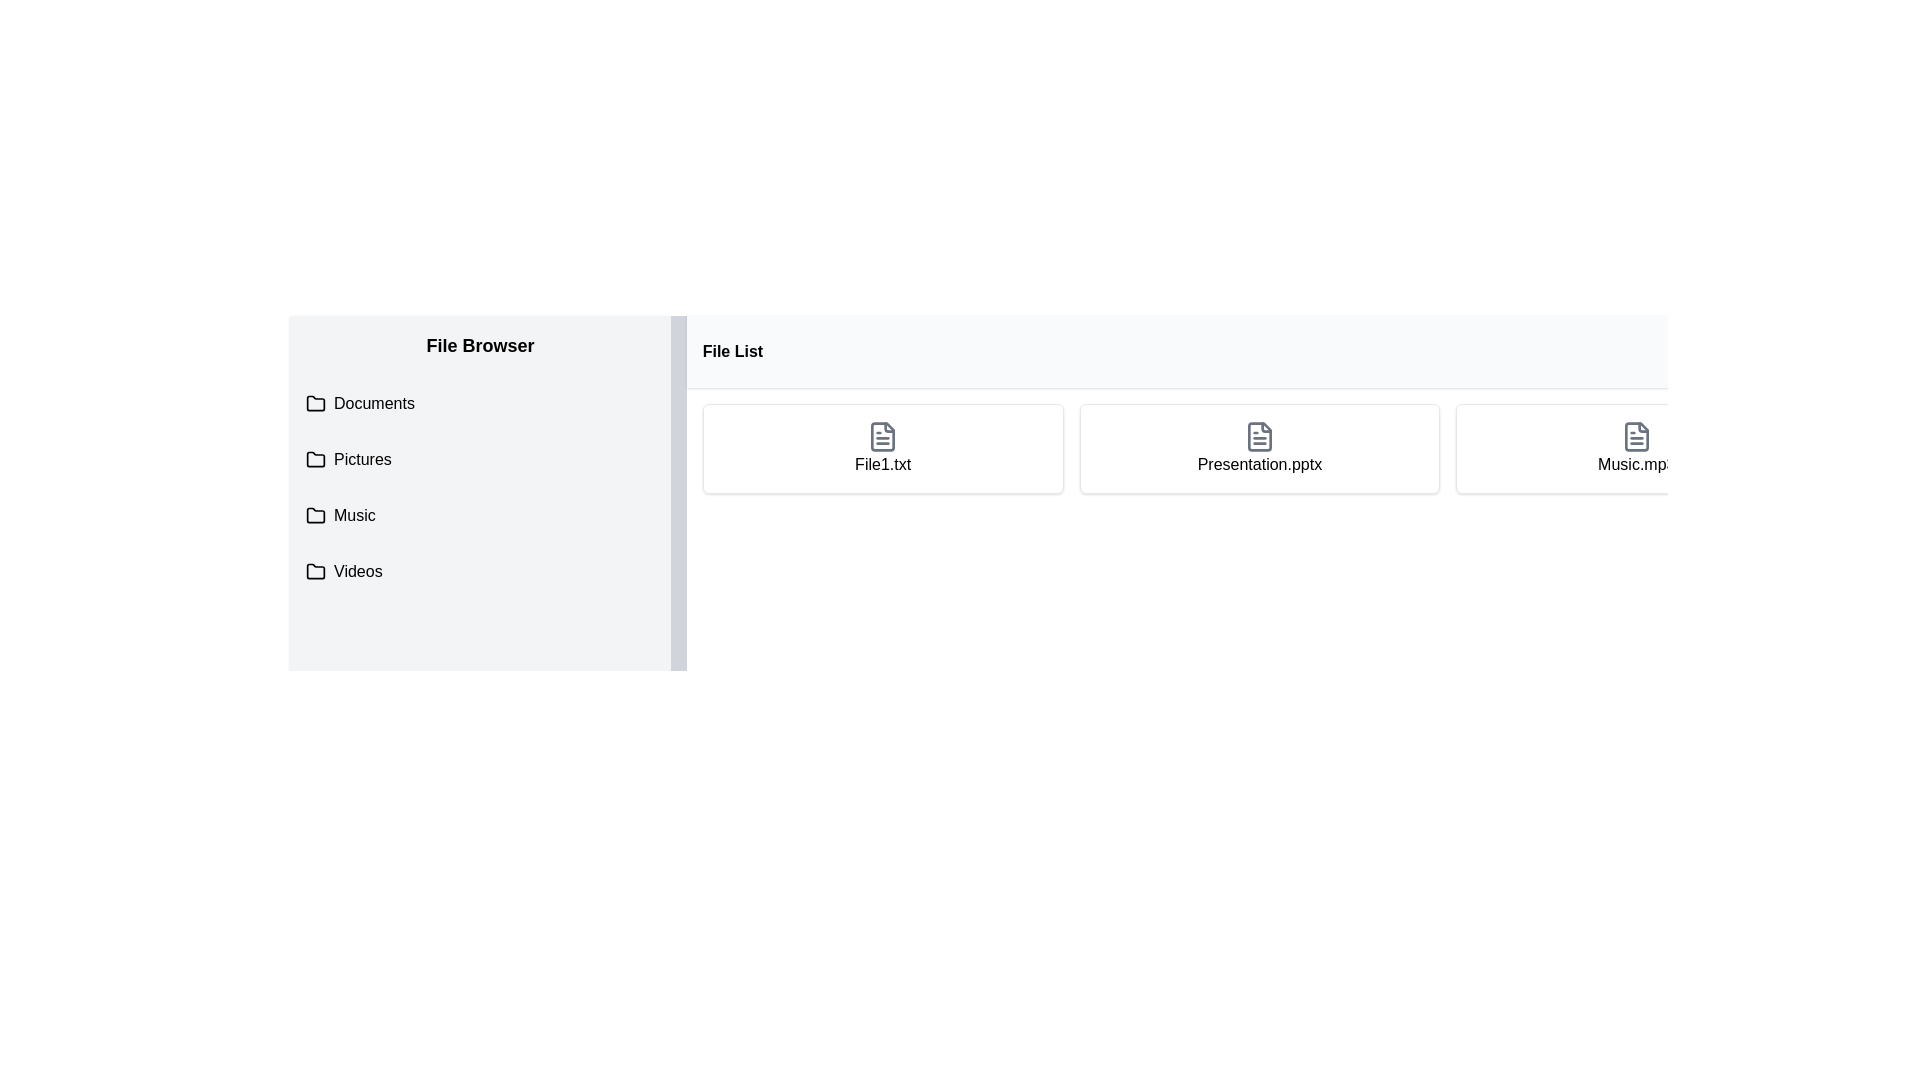 This screenshot has height=1080, width=1920. What do you see at coordinates (480, 459) in the screenshot?
I see `the 'Pictures' list item in the File Browser to observe the hover effect, which is indicated by a change in background color` at bounding box center [480, 459].